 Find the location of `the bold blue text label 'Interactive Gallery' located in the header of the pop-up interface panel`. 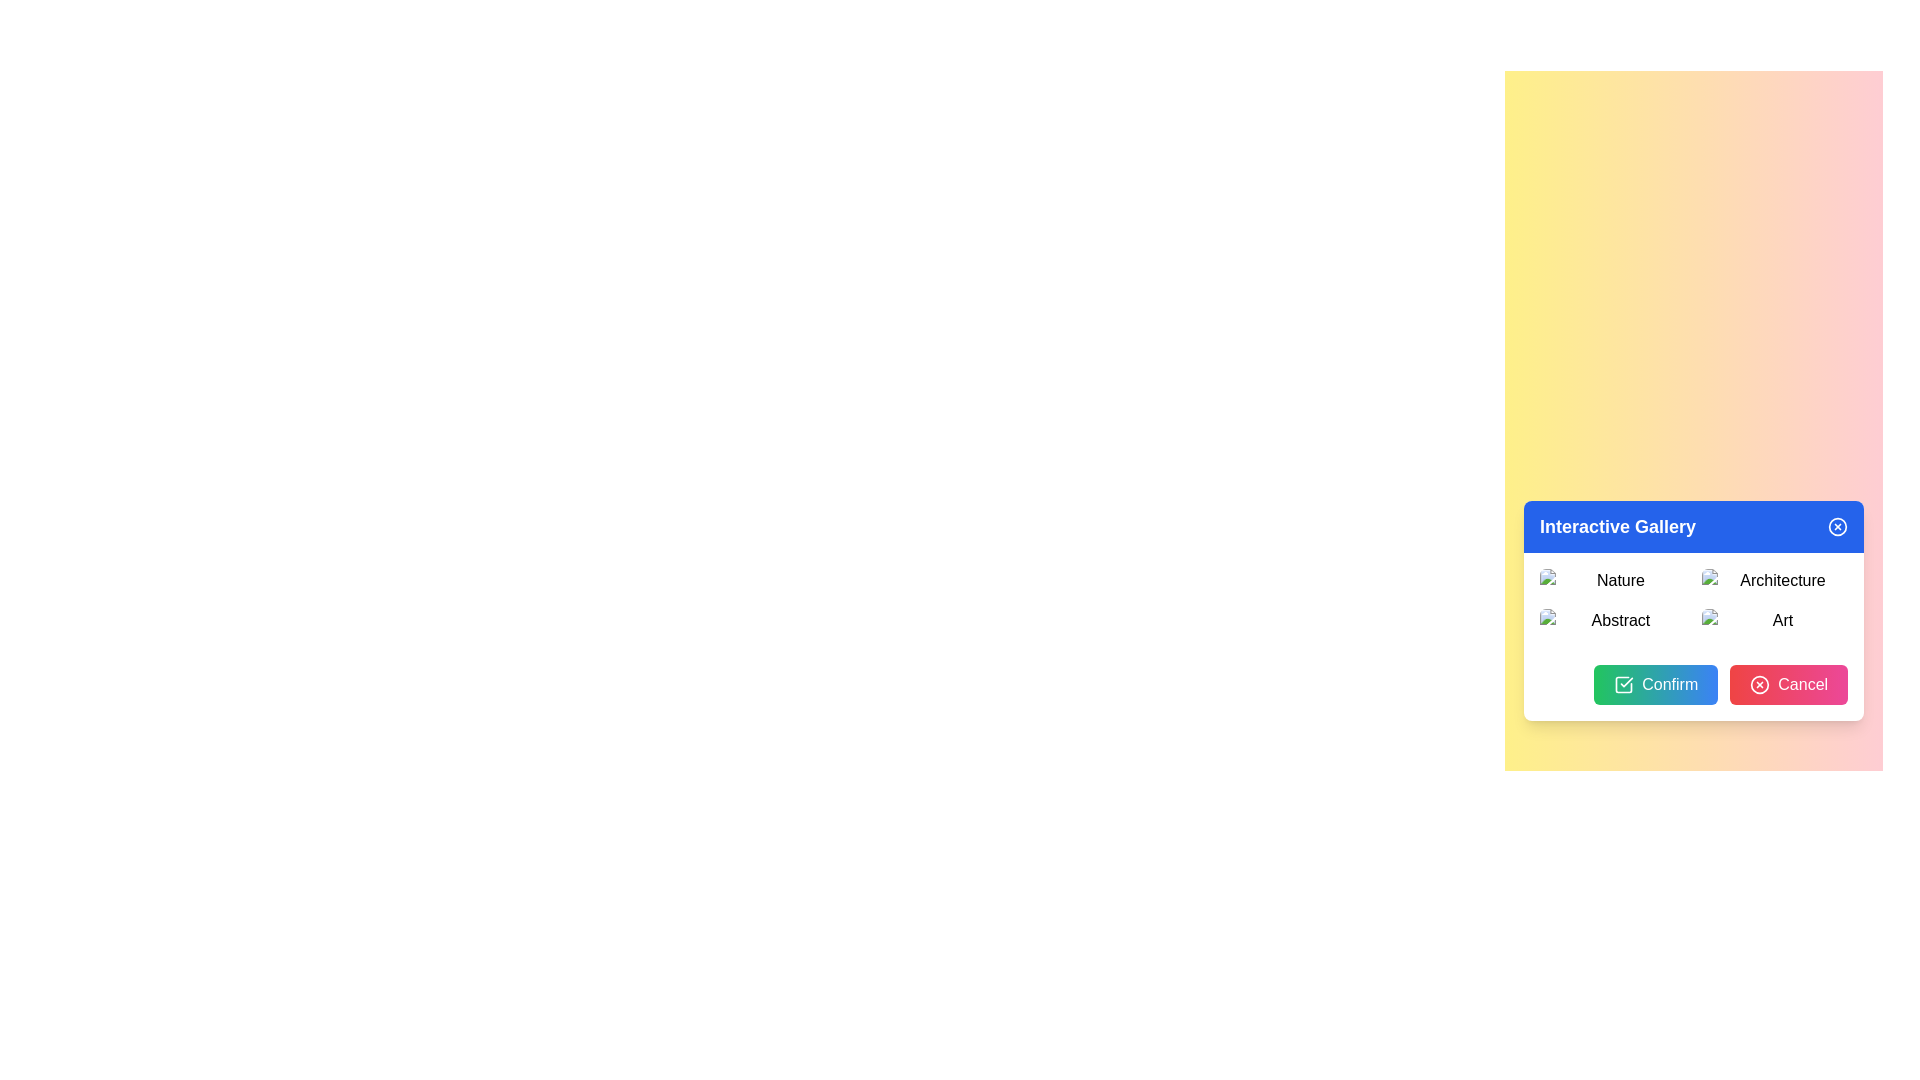

the bold blue text label 'Interactive Gallery' located in the header of the pop-up interface panel is located at coordinates (1617, 526).